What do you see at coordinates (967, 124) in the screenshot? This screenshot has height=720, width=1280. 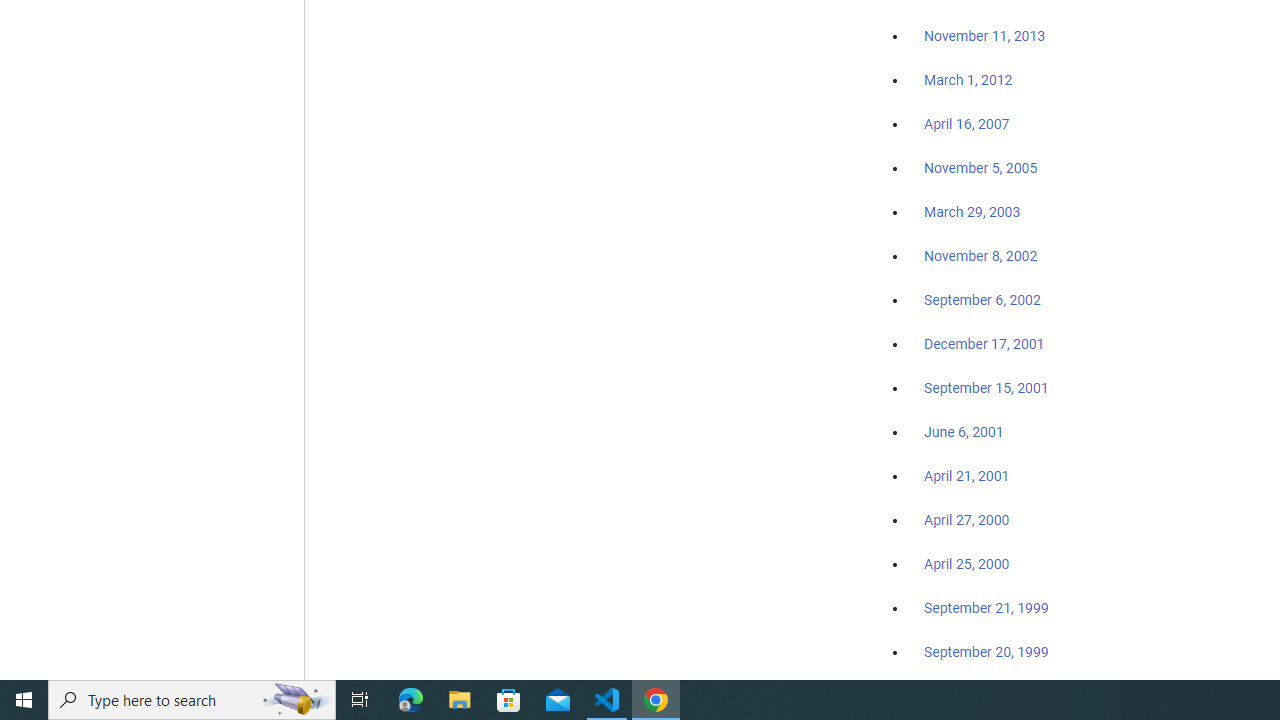 I see `'April 16, 2007'` at bounding box center [967, 124].